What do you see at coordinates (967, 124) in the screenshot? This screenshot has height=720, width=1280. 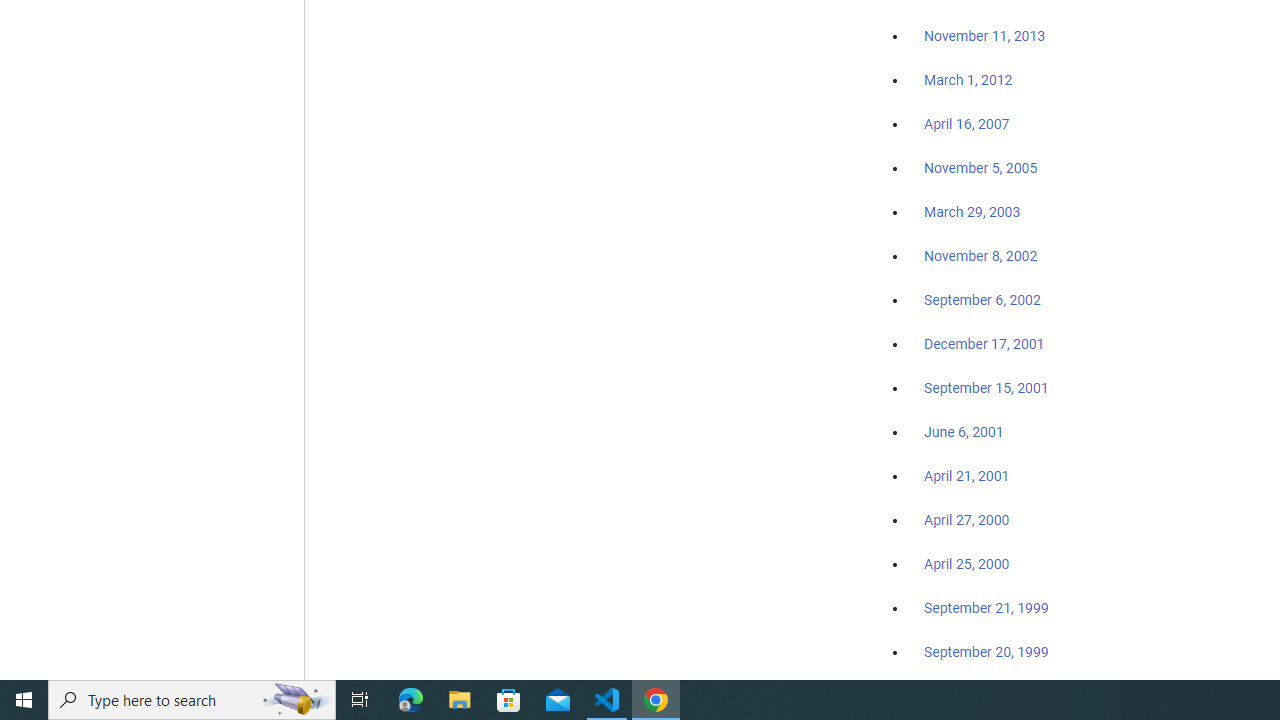 I see `'April 16, 2007'` at bounding box center [967, 124].